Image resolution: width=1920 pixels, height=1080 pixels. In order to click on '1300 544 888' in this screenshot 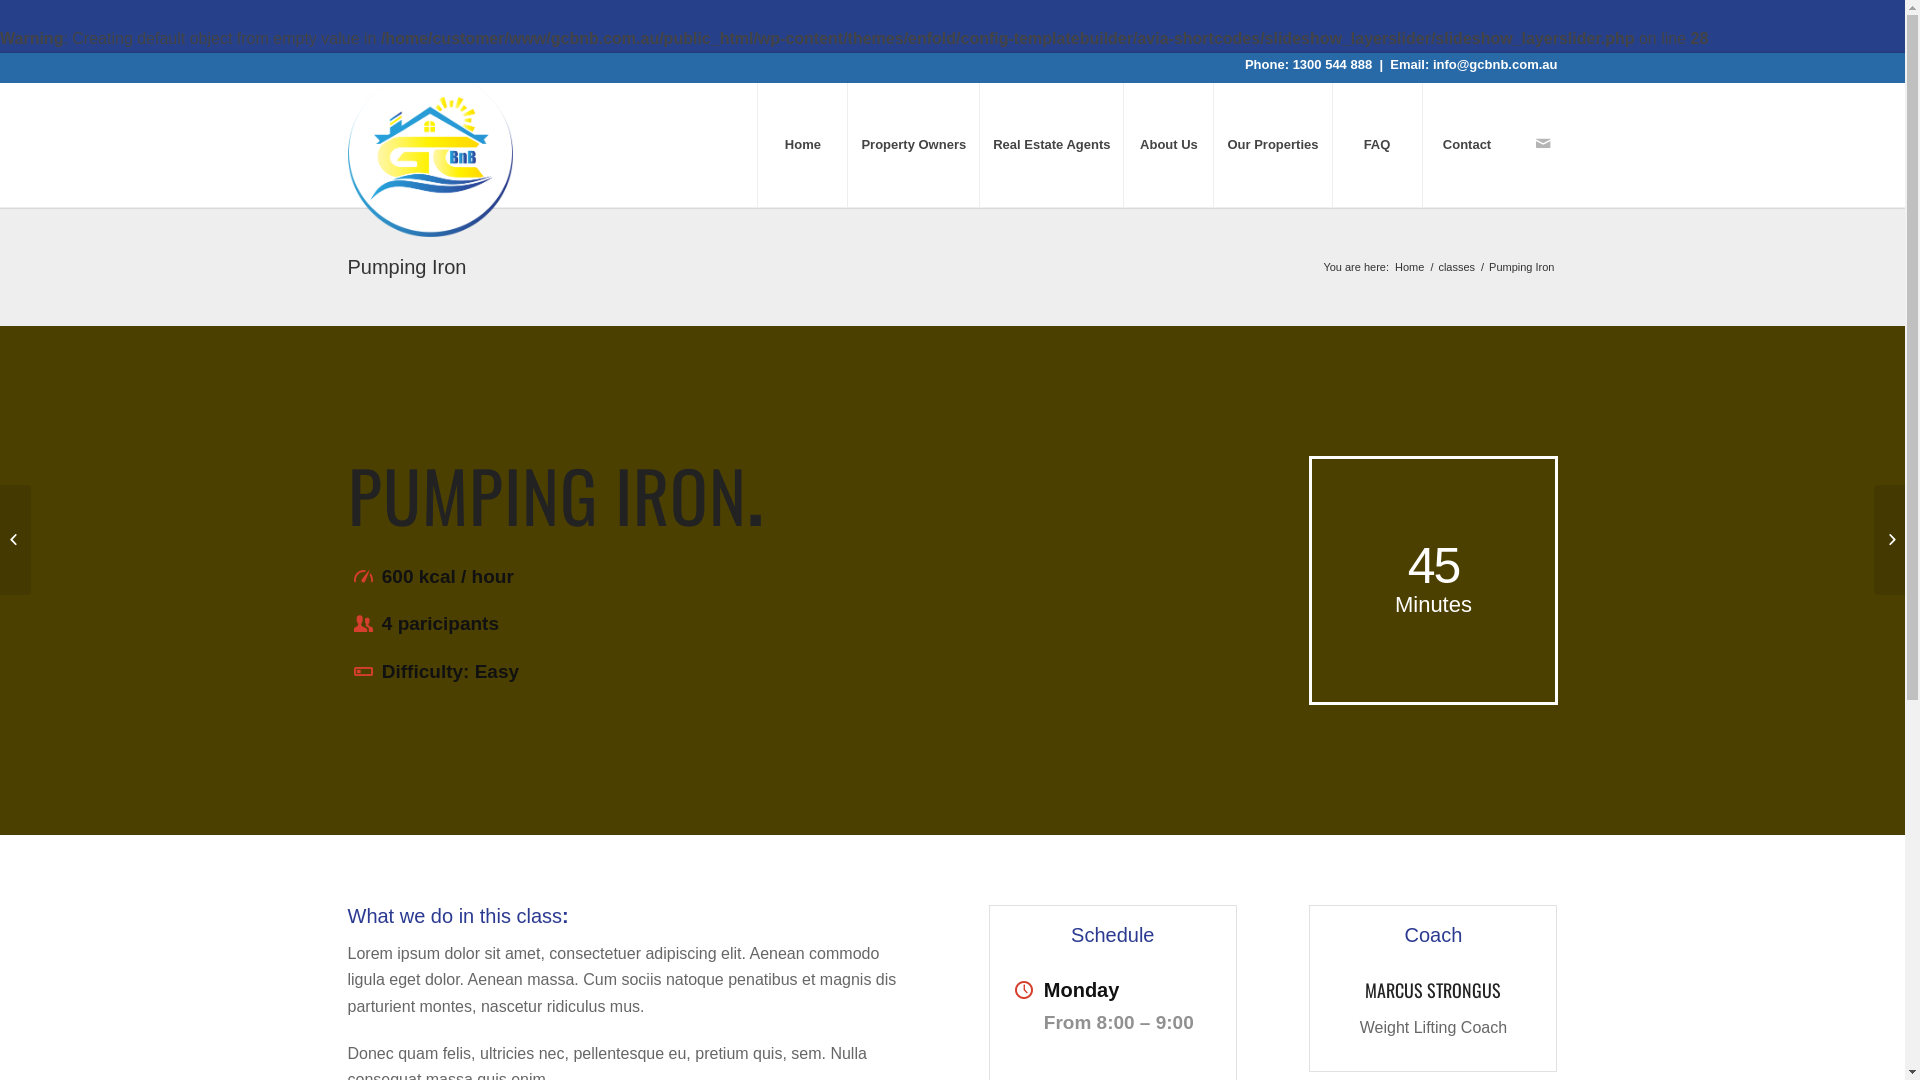, I will do `click(1333, 63)`.